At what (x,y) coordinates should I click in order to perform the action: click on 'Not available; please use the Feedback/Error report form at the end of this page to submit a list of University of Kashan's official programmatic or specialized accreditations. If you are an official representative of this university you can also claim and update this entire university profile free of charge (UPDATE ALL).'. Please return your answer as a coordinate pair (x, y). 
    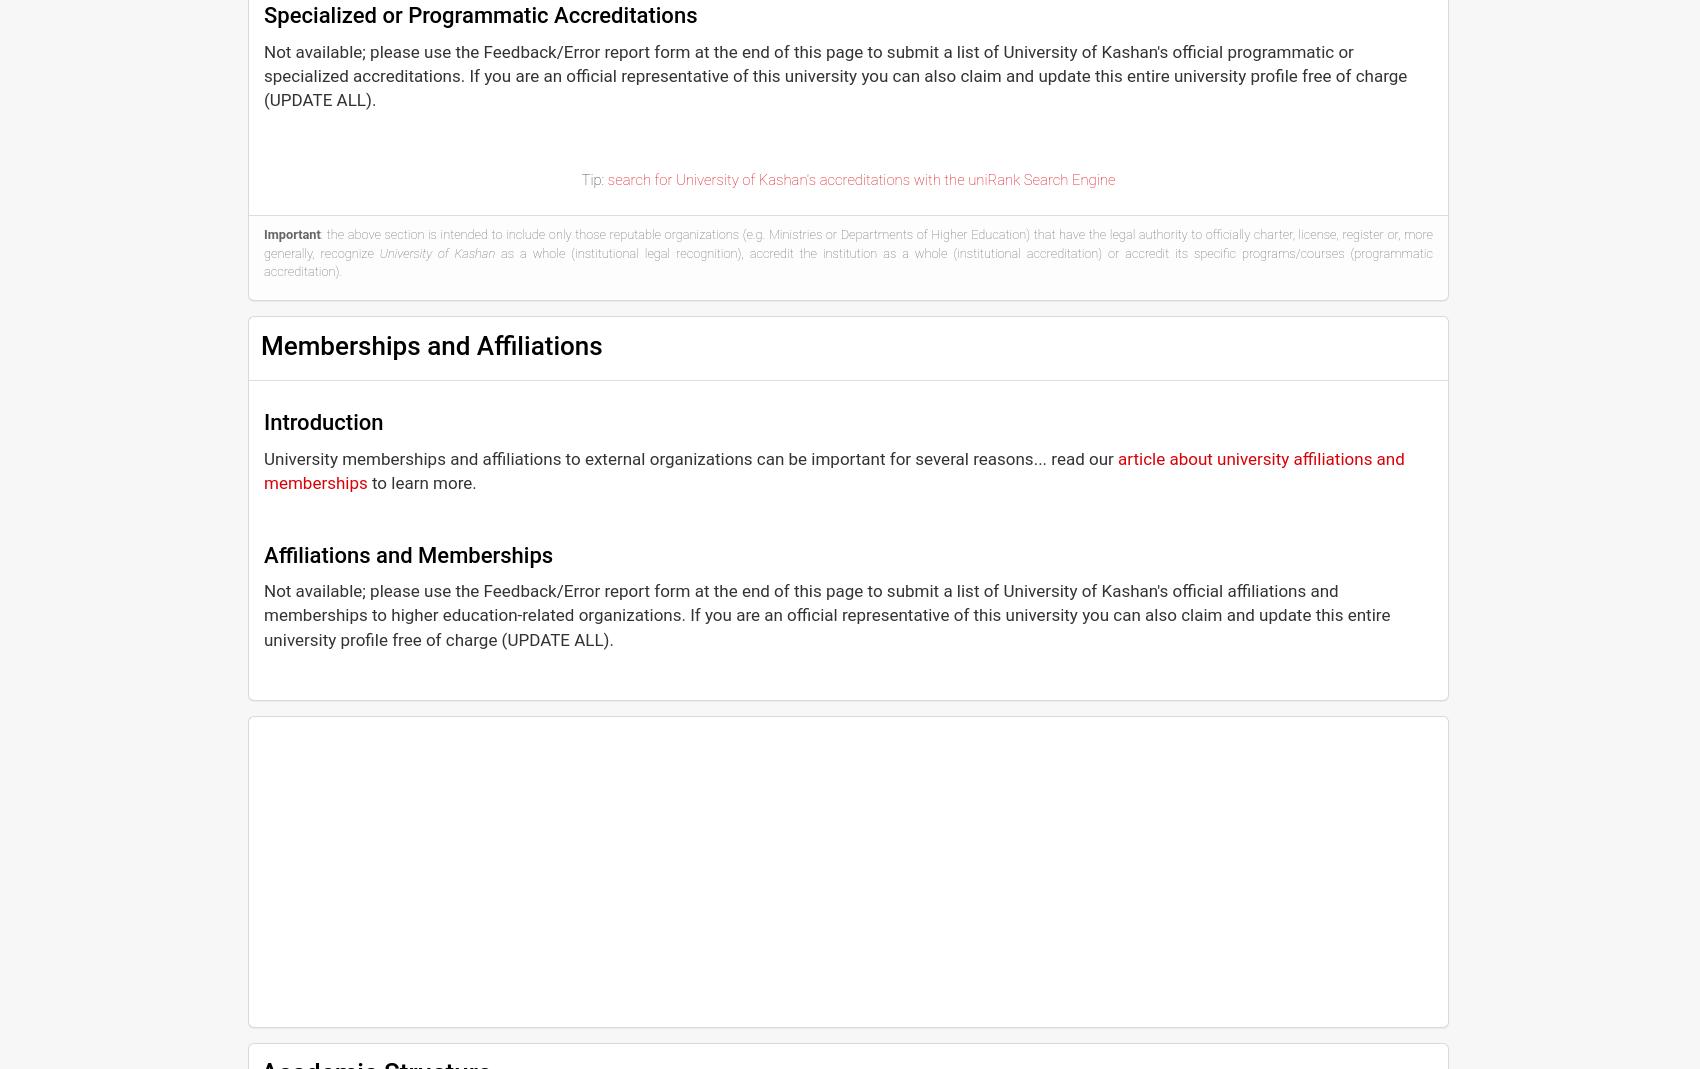
    Looking at the image, I should click on (834, 74).